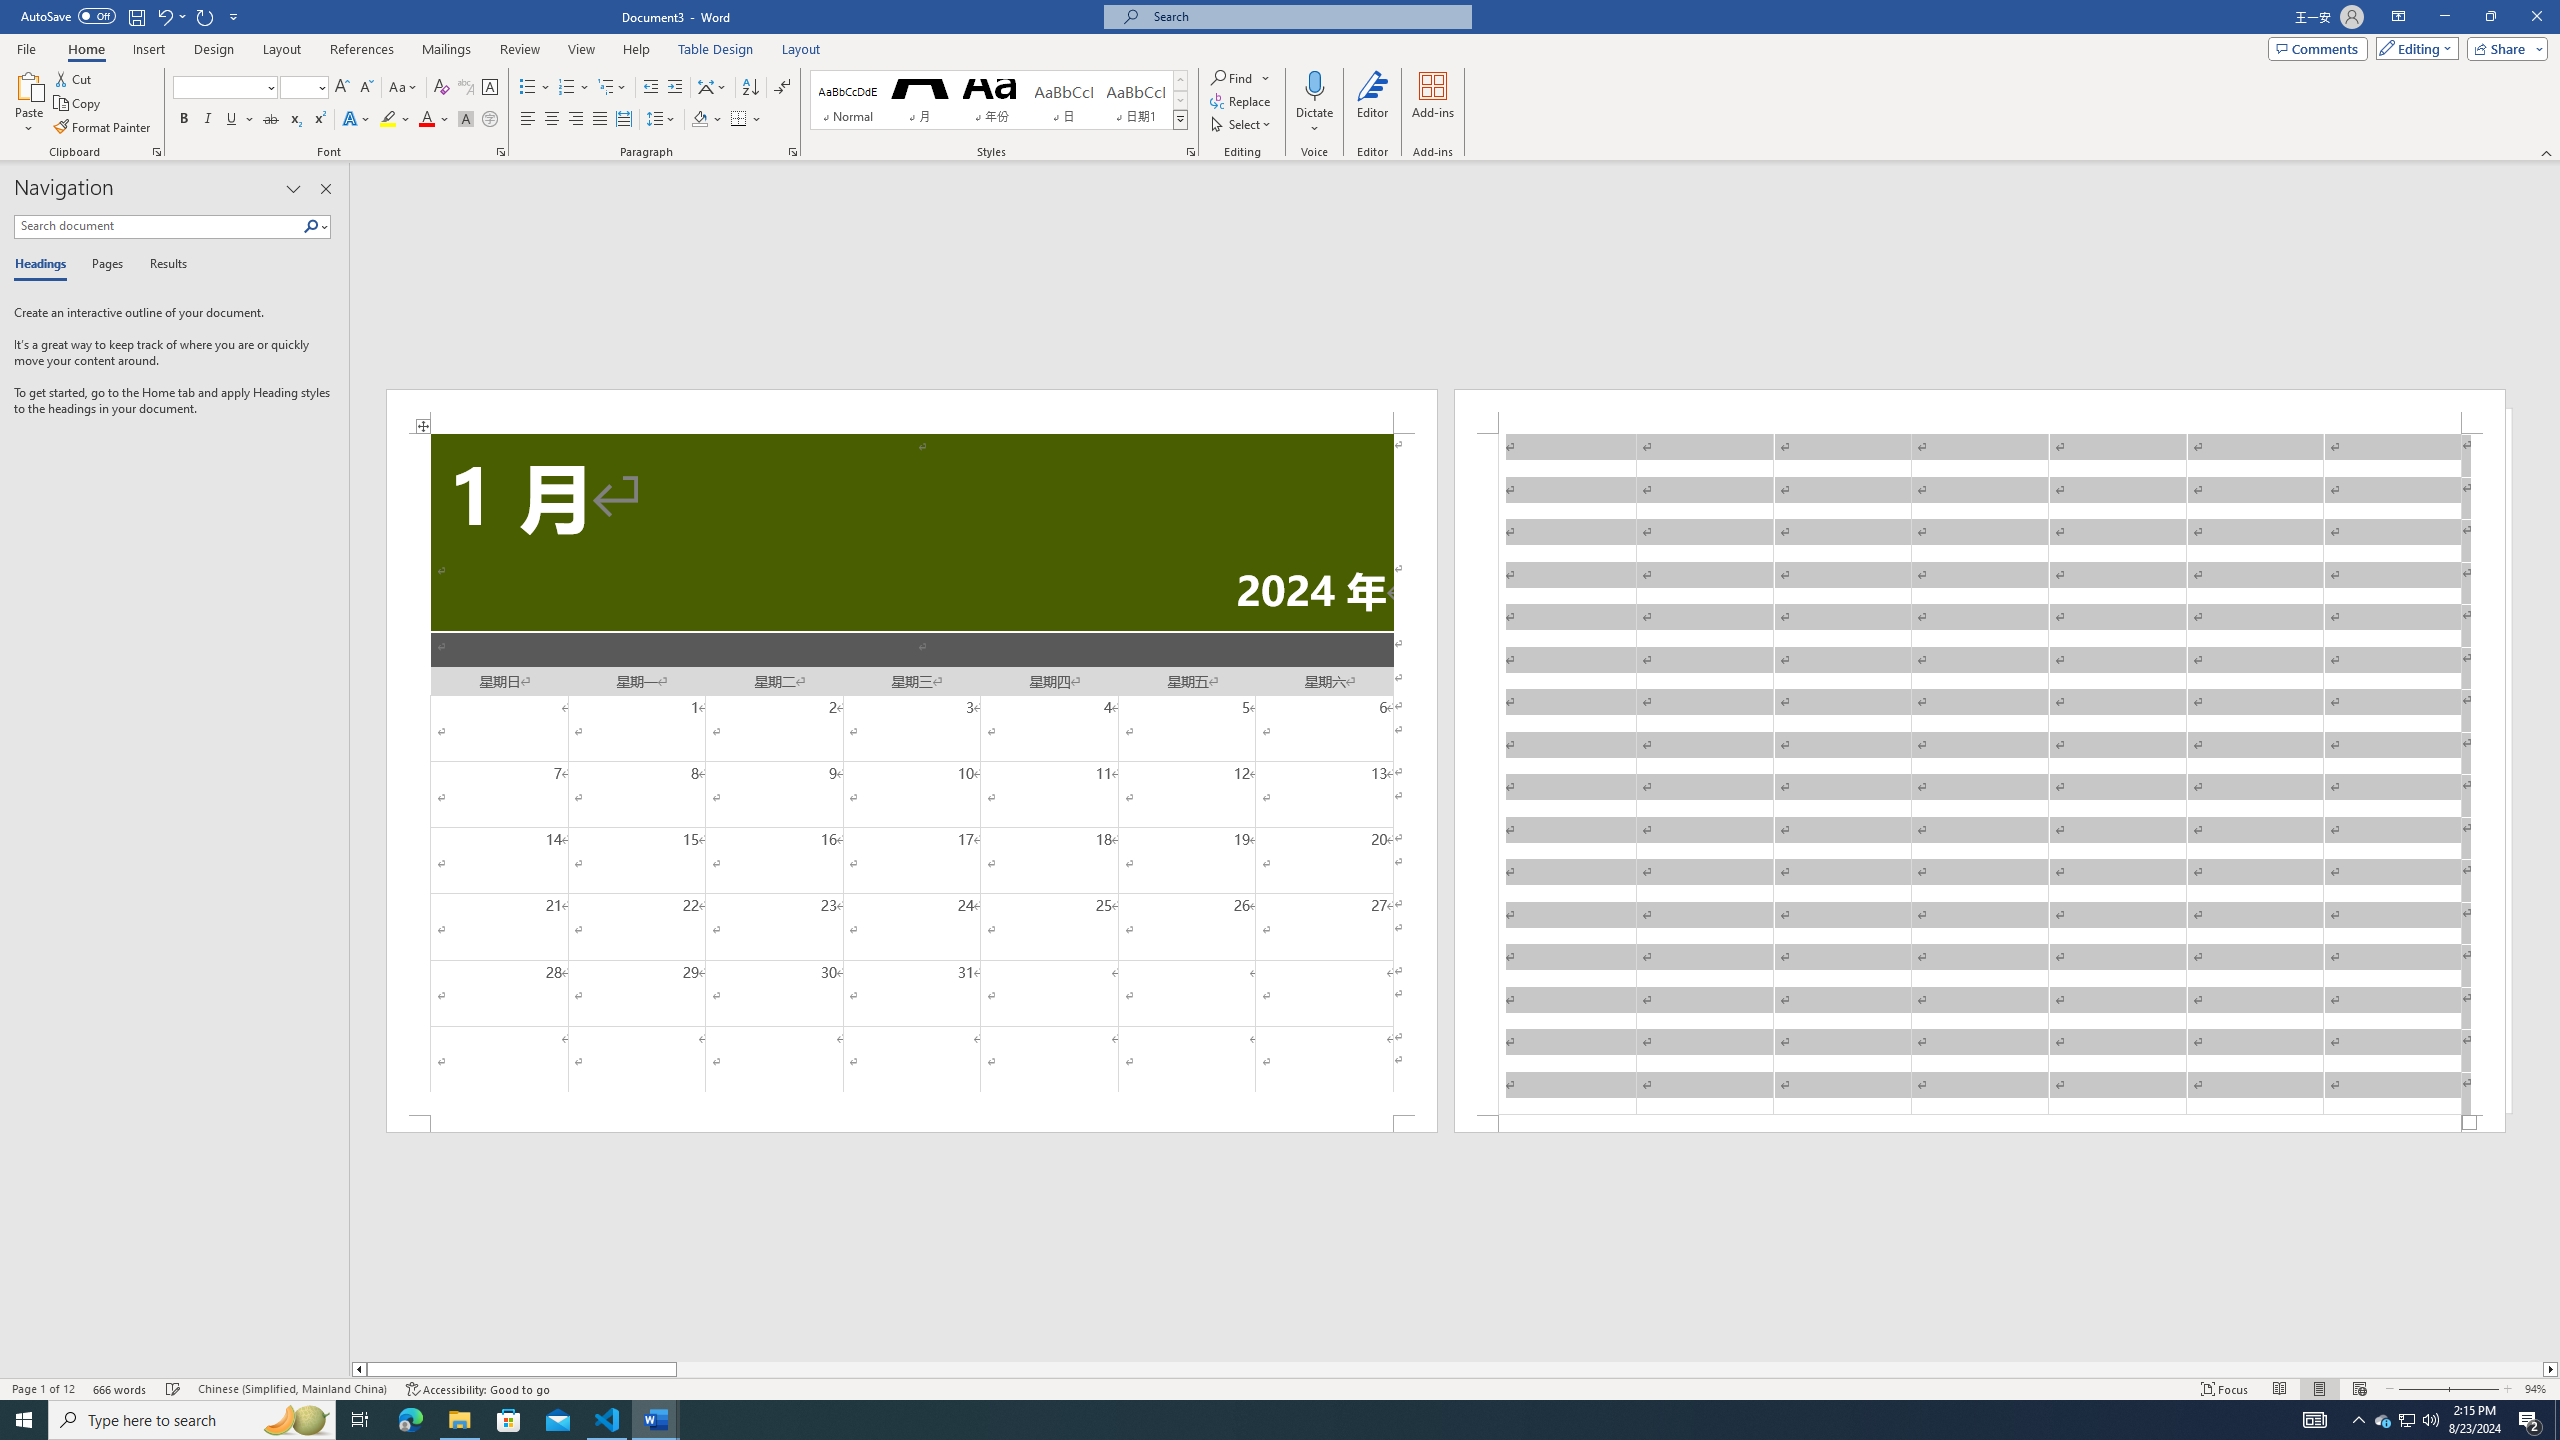 This screenshot has height=1440, width=2560. What do you see at coordinates (912, 773) in the screenshot?
I see `'Page 1 content'` at bounding box center [912, 773].